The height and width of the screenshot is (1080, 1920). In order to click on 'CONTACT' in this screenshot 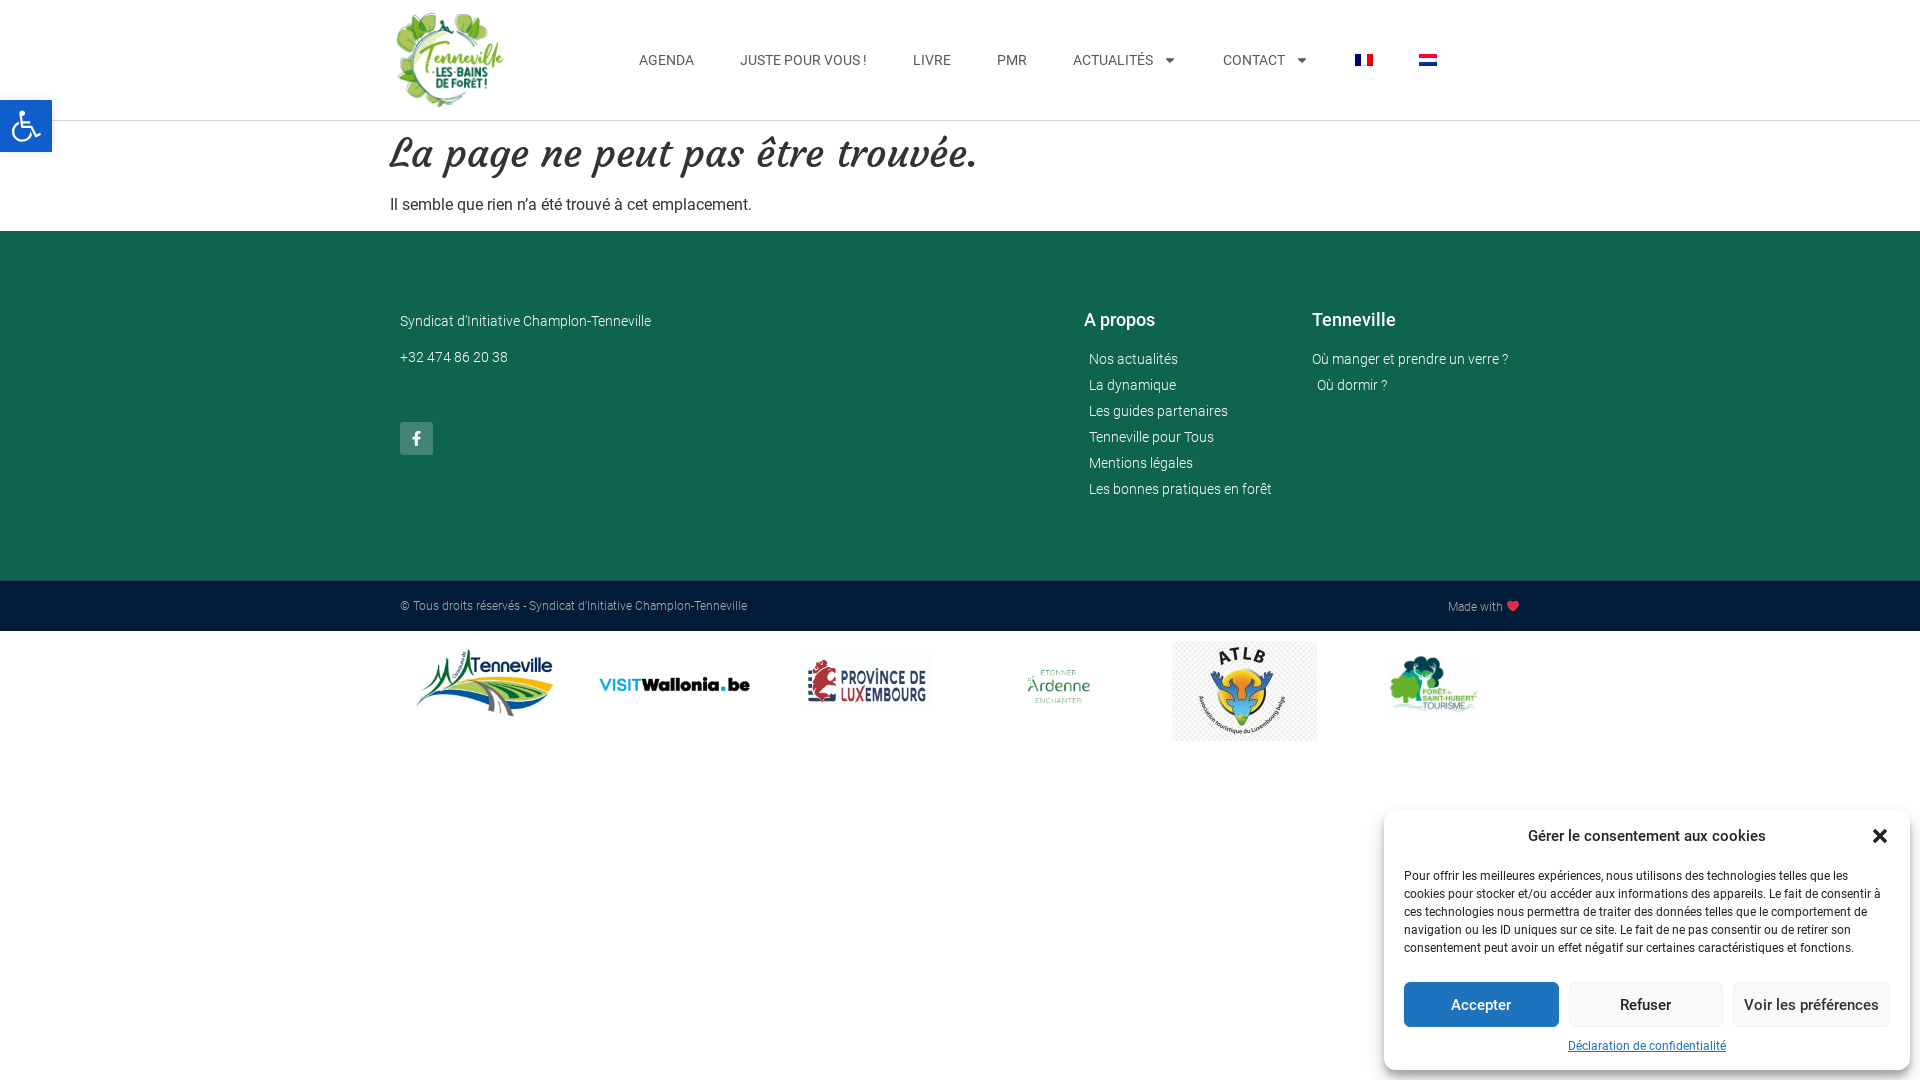, I will do `click(1265, 59)`.